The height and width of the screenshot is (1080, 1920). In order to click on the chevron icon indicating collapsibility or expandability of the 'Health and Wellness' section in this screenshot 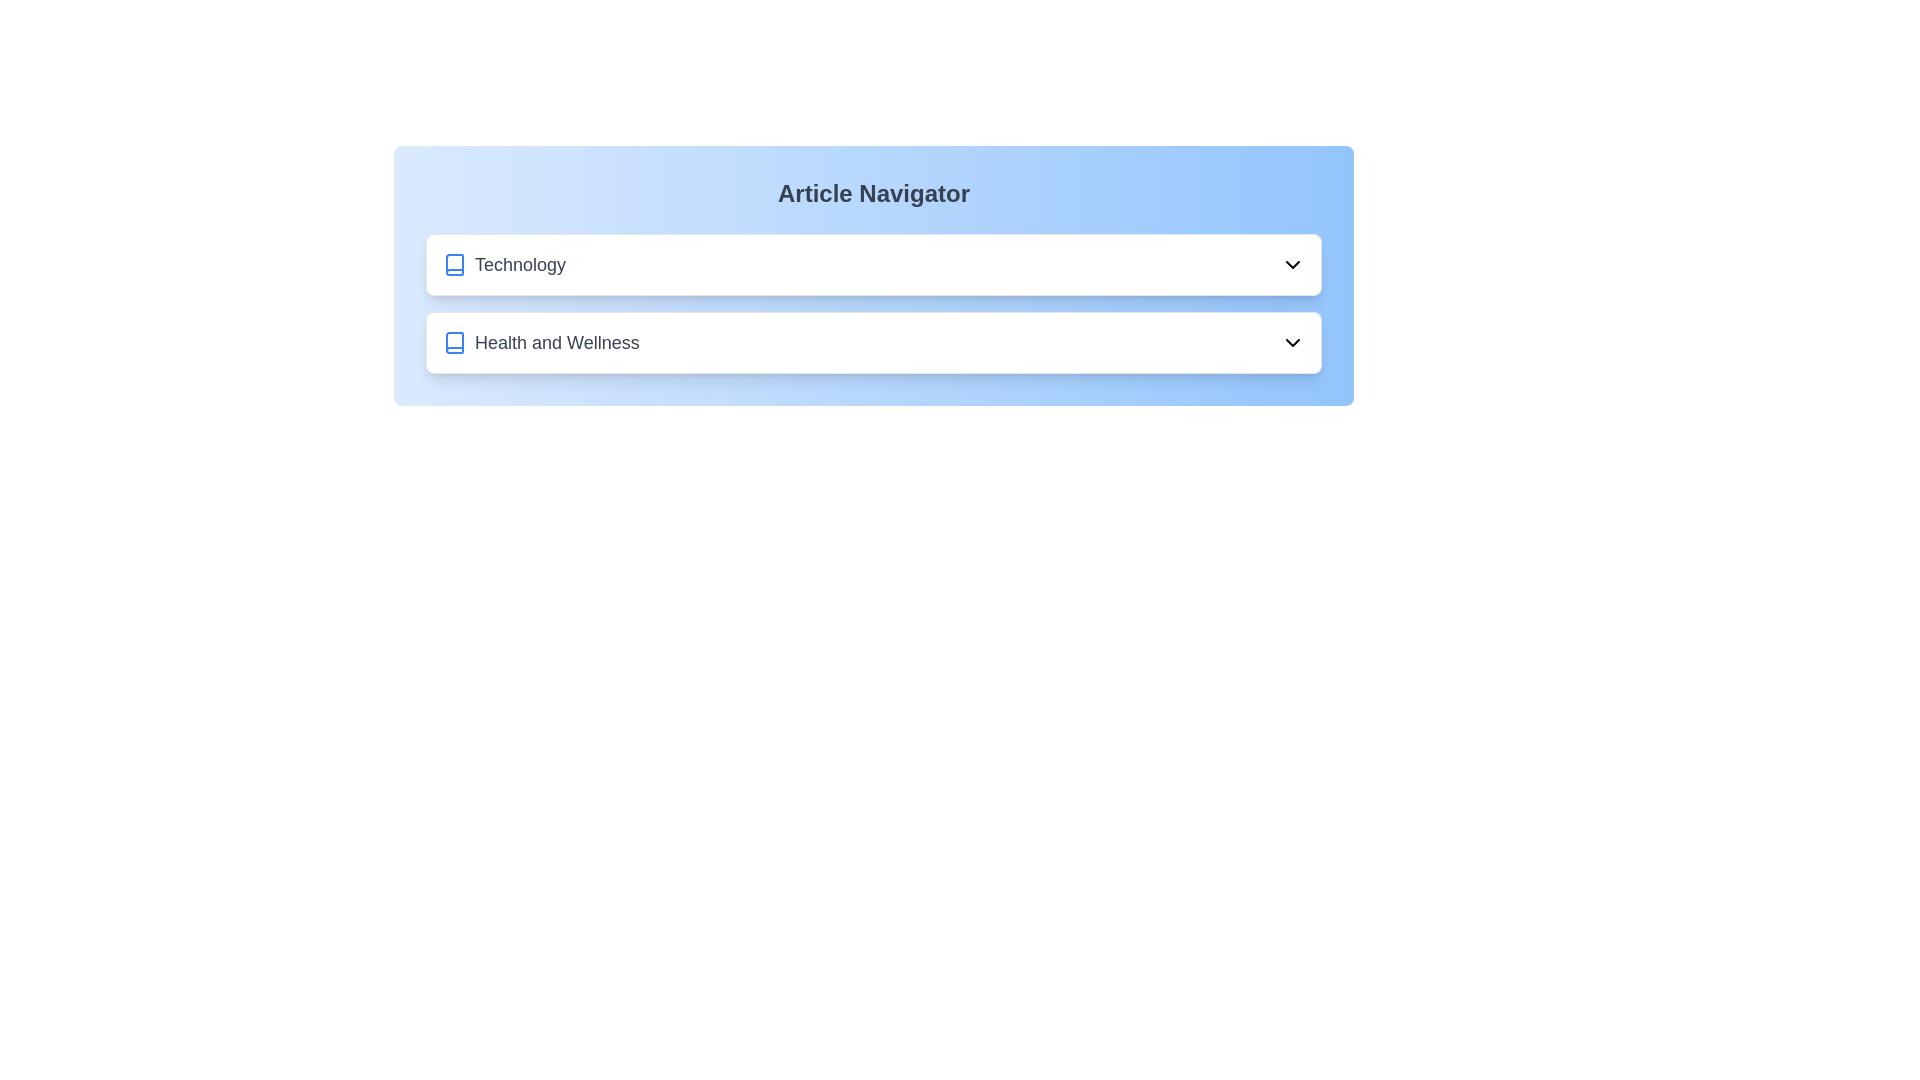, I will do `click(1292, 342)`.